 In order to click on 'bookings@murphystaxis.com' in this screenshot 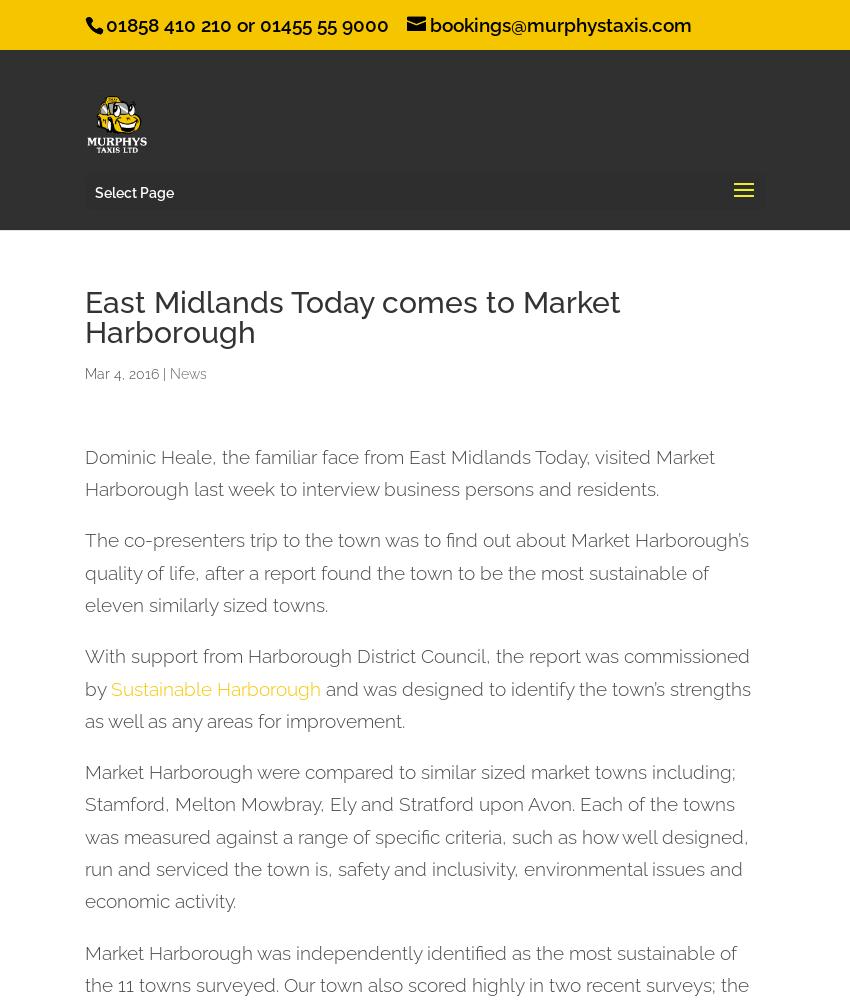, I will do `click(561, 25)`.